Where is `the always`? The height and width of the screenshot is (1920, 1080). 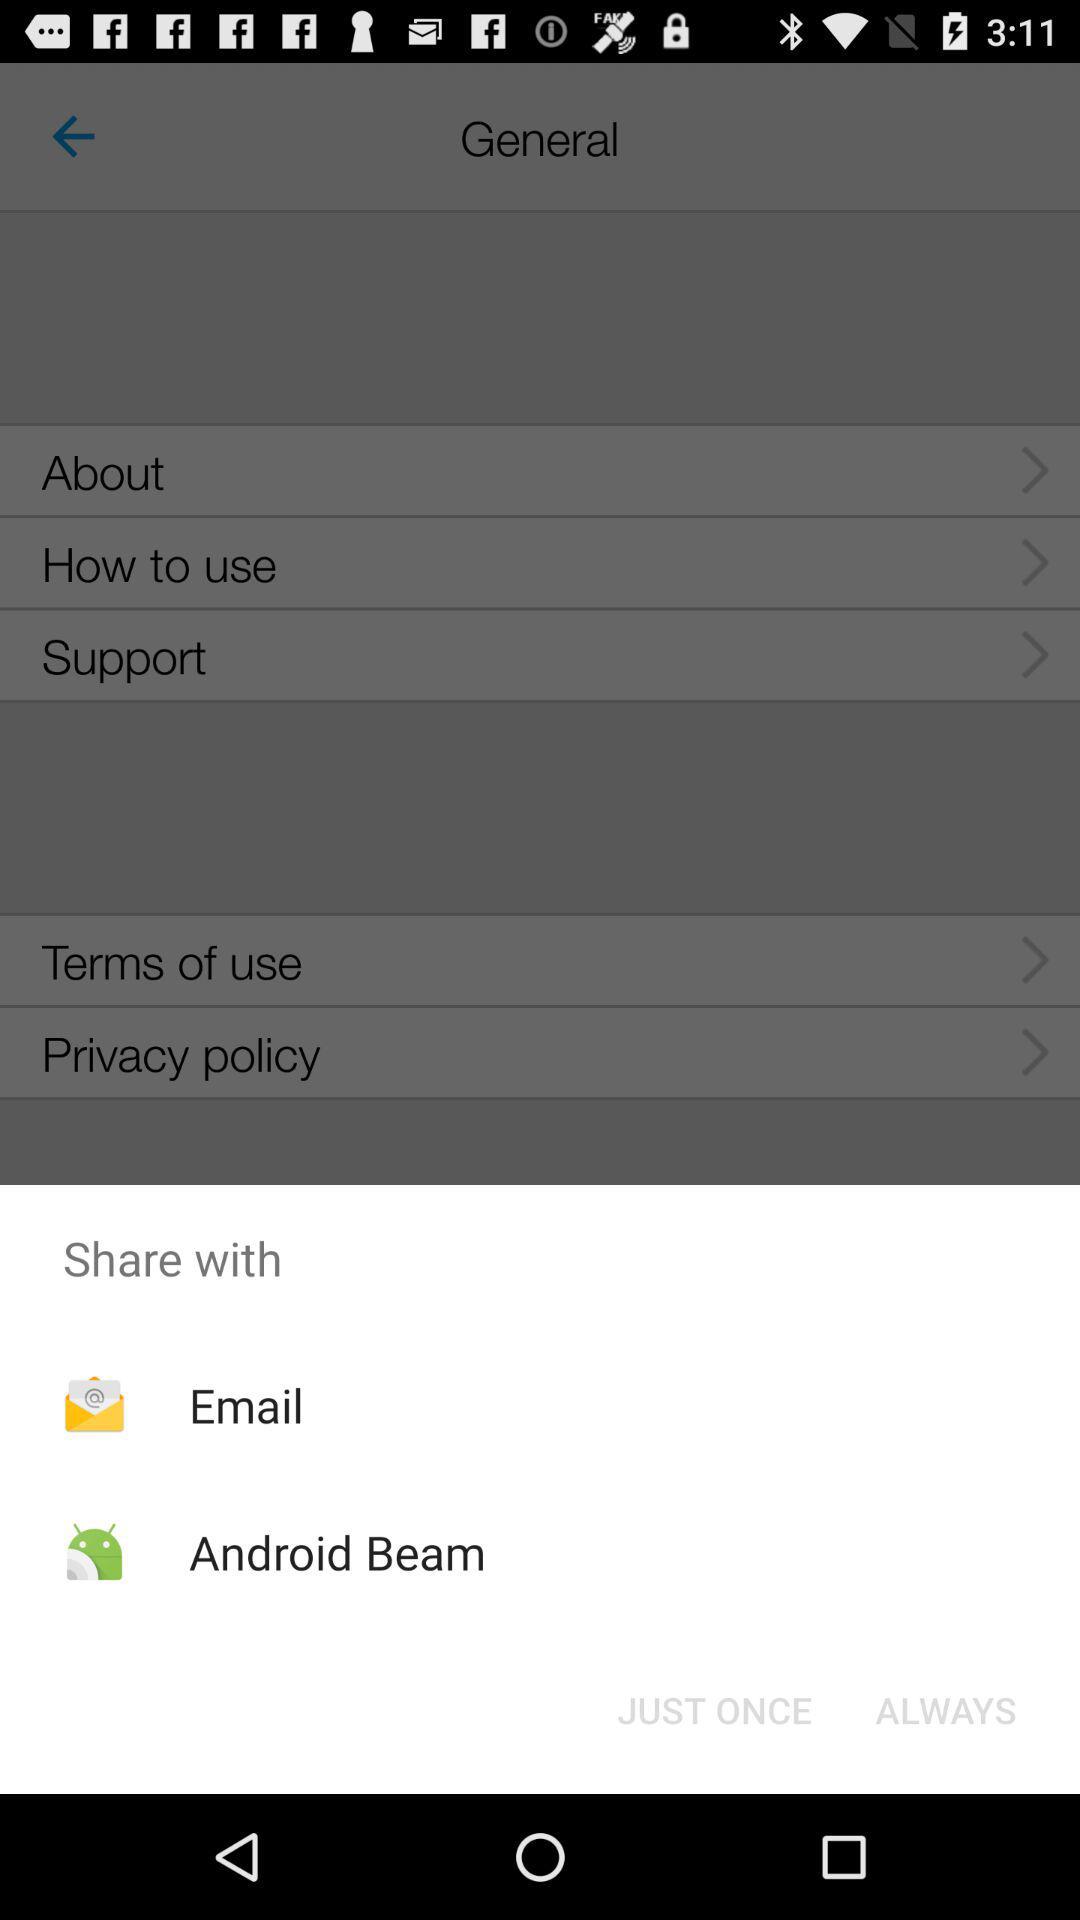
the always is located at coordinates (945, 1708).